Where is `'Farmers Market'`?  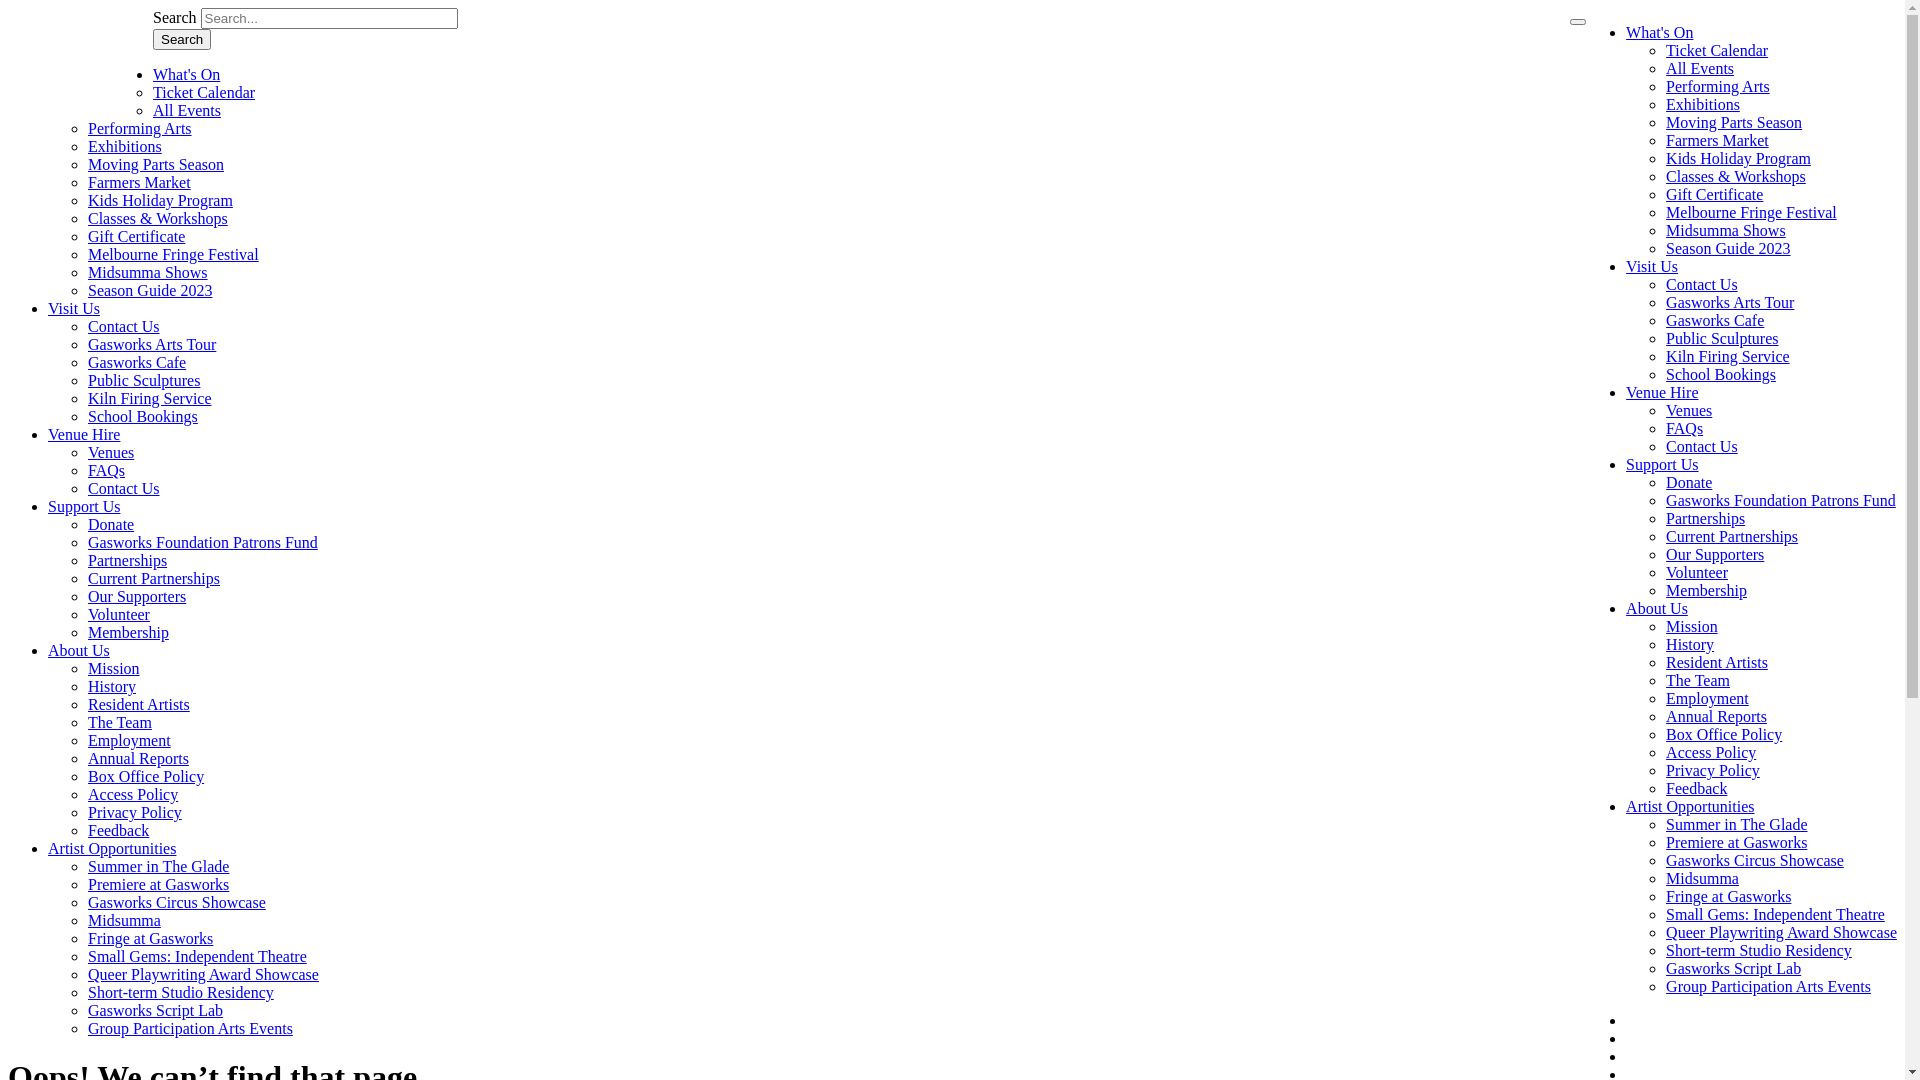 'Farmers Market' is located at coordinates (1665, 139).